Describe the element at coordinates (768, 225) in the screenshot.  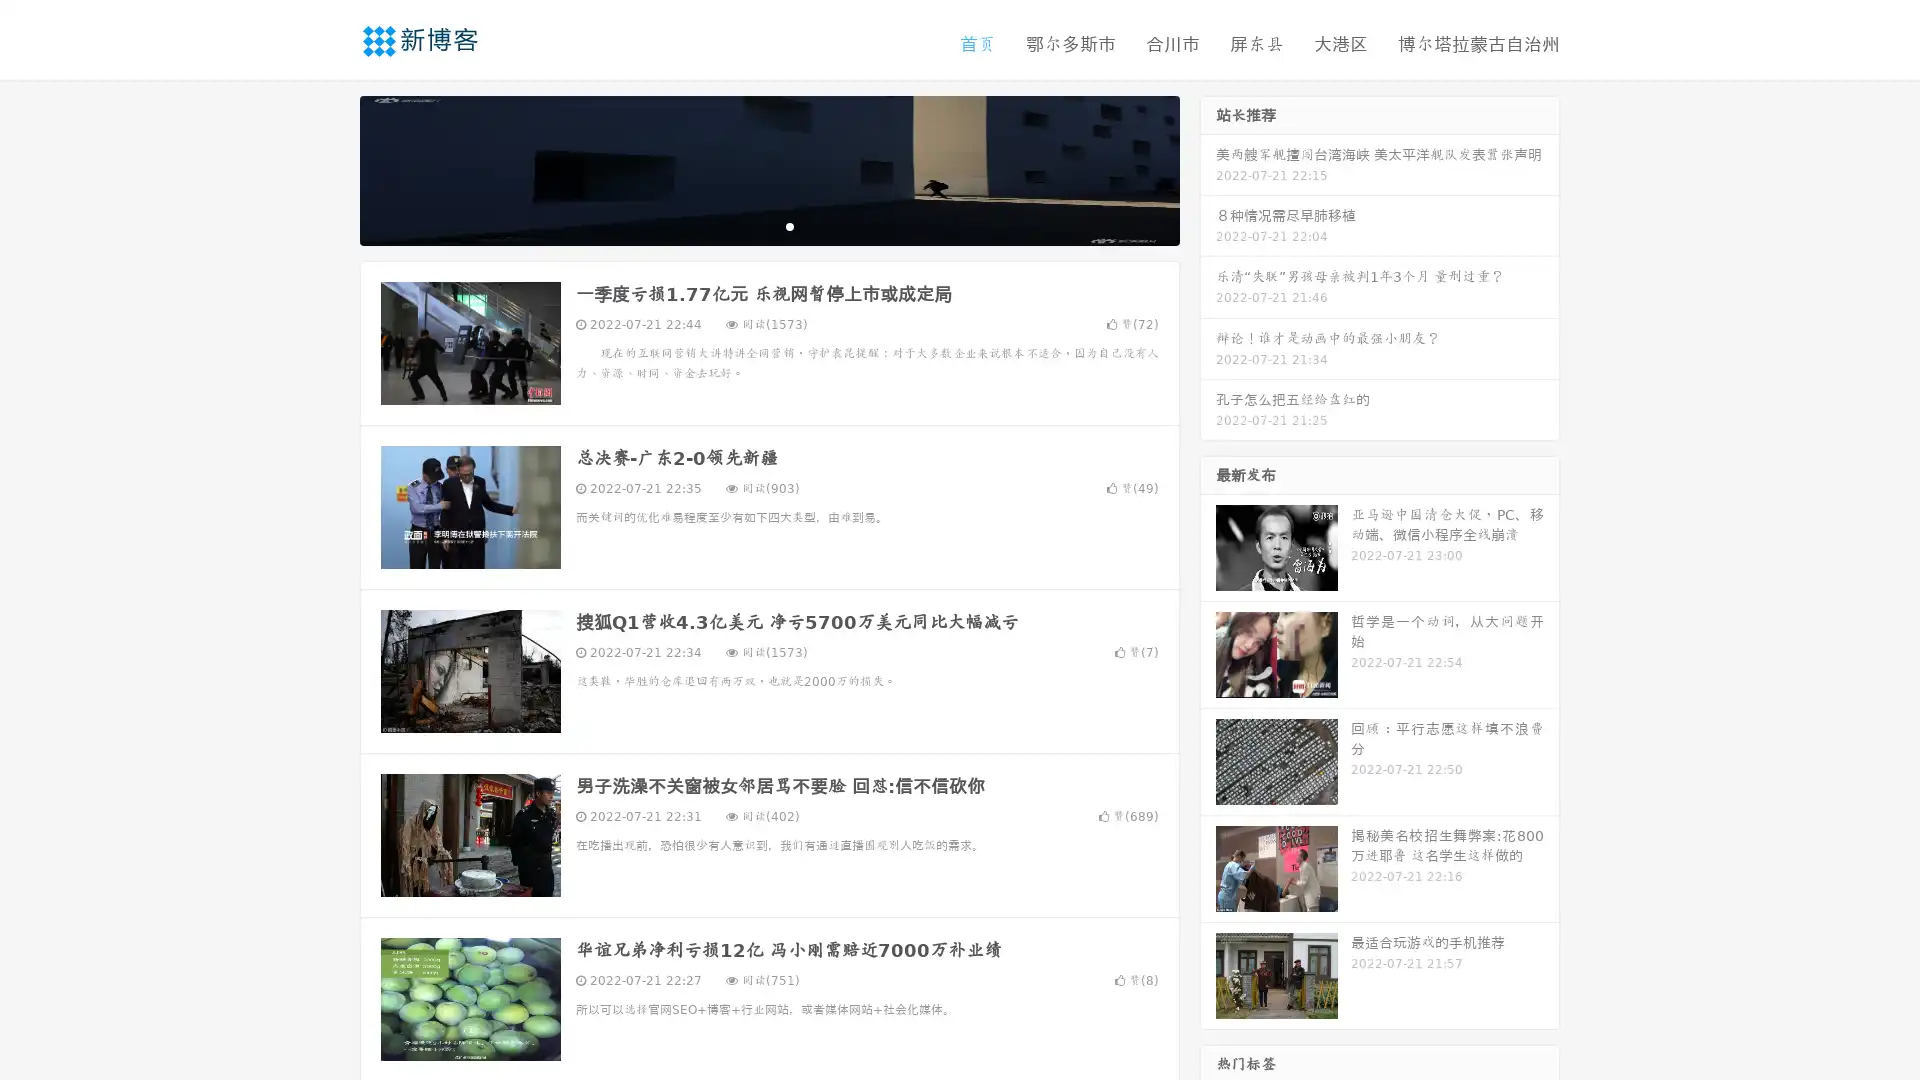
I see `Go to slide 2` at that location.